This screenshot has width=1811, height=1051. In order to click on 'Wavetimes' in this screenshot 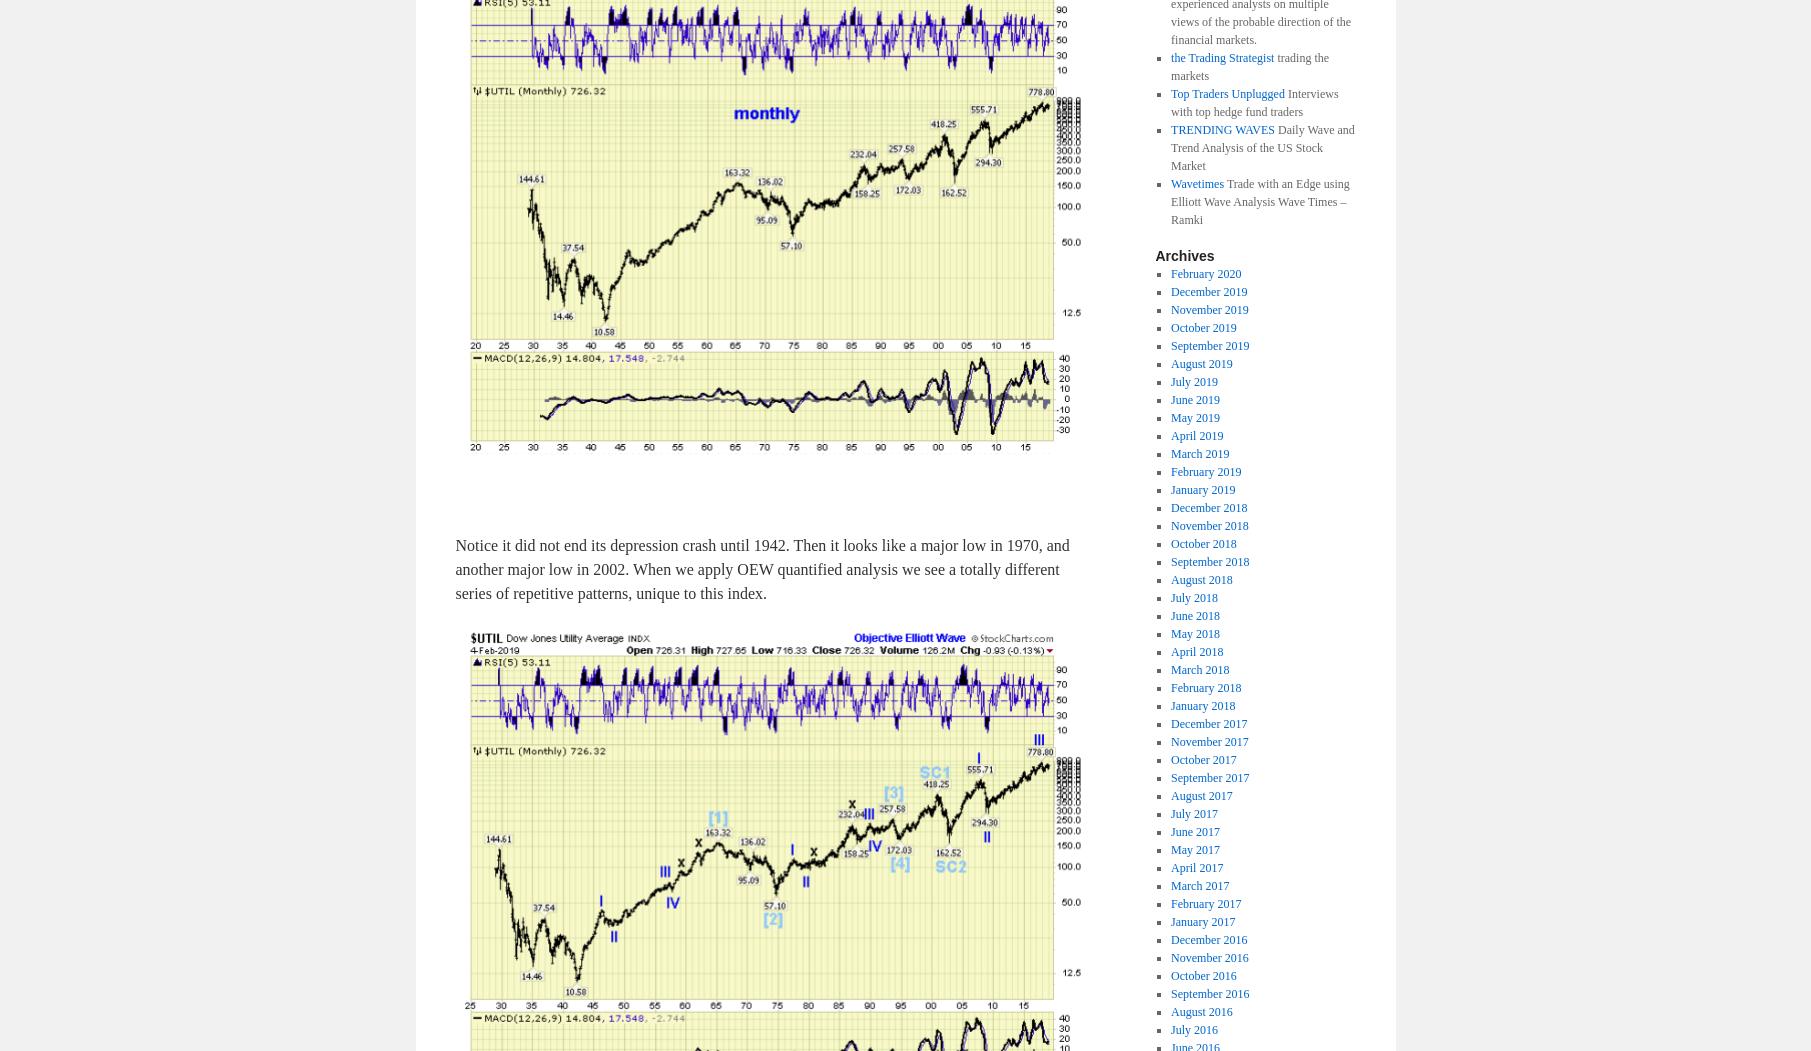, I will do `click(1196, 182)`.